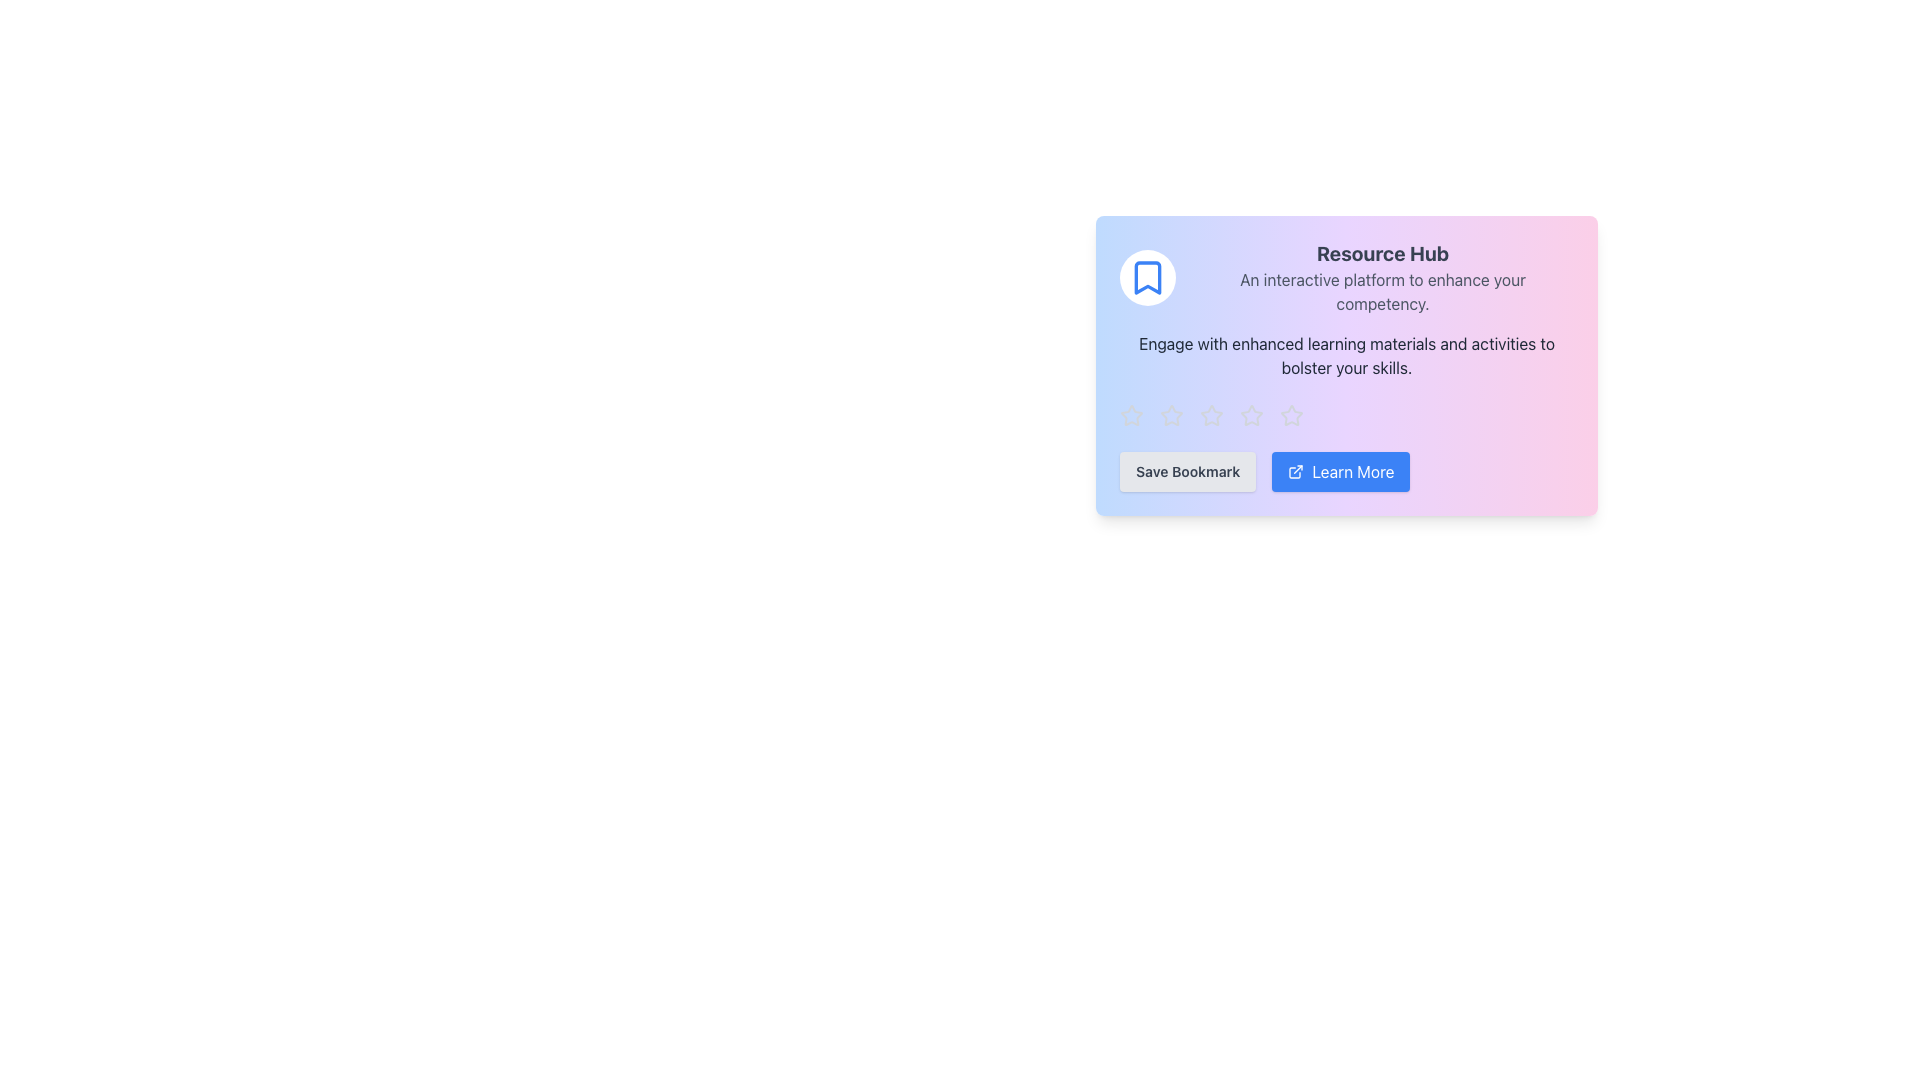  I want to click on the button located to the immediate right of the 'Save Bookmark' button in the 'Resource Hub' panel, so click(1347, 471).